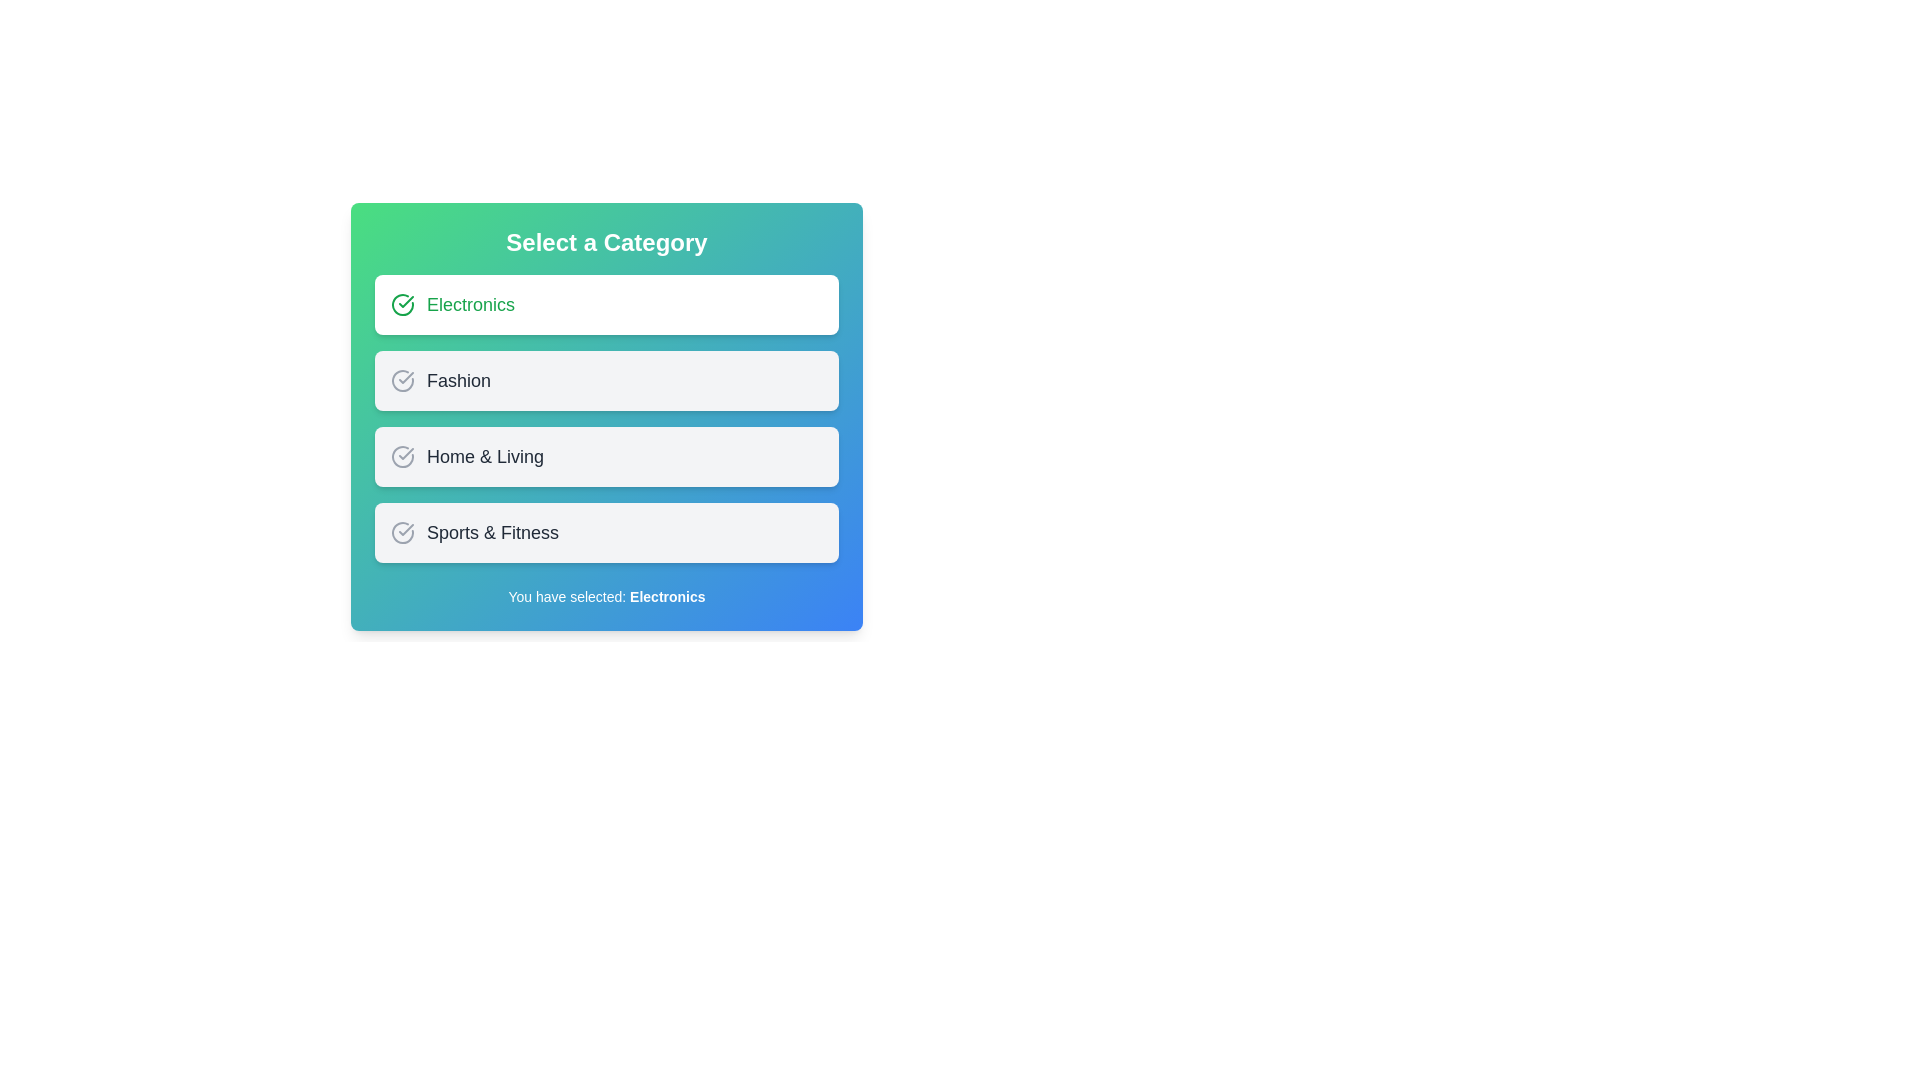  I want to click on the 'Fashion' category selection button, which is the second item in the vertical list of selectable categories, located below 'Electronics' and above 'Home & Living' and 'Sports & Fitness', so click(605, 381).